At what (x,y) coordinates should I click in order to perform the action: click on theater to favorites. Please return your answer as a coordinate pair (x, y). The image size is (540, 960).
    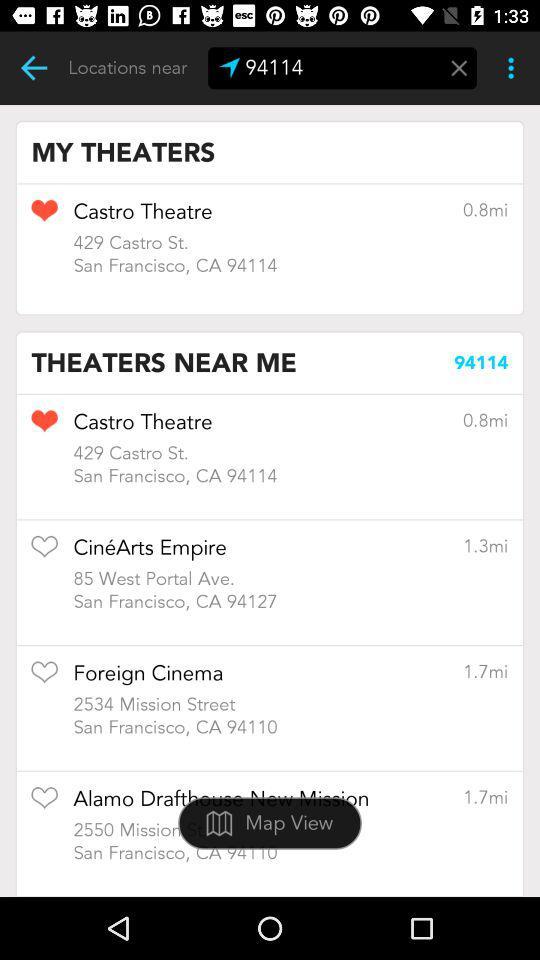
    Looking at the image, I should click on (44, 217).